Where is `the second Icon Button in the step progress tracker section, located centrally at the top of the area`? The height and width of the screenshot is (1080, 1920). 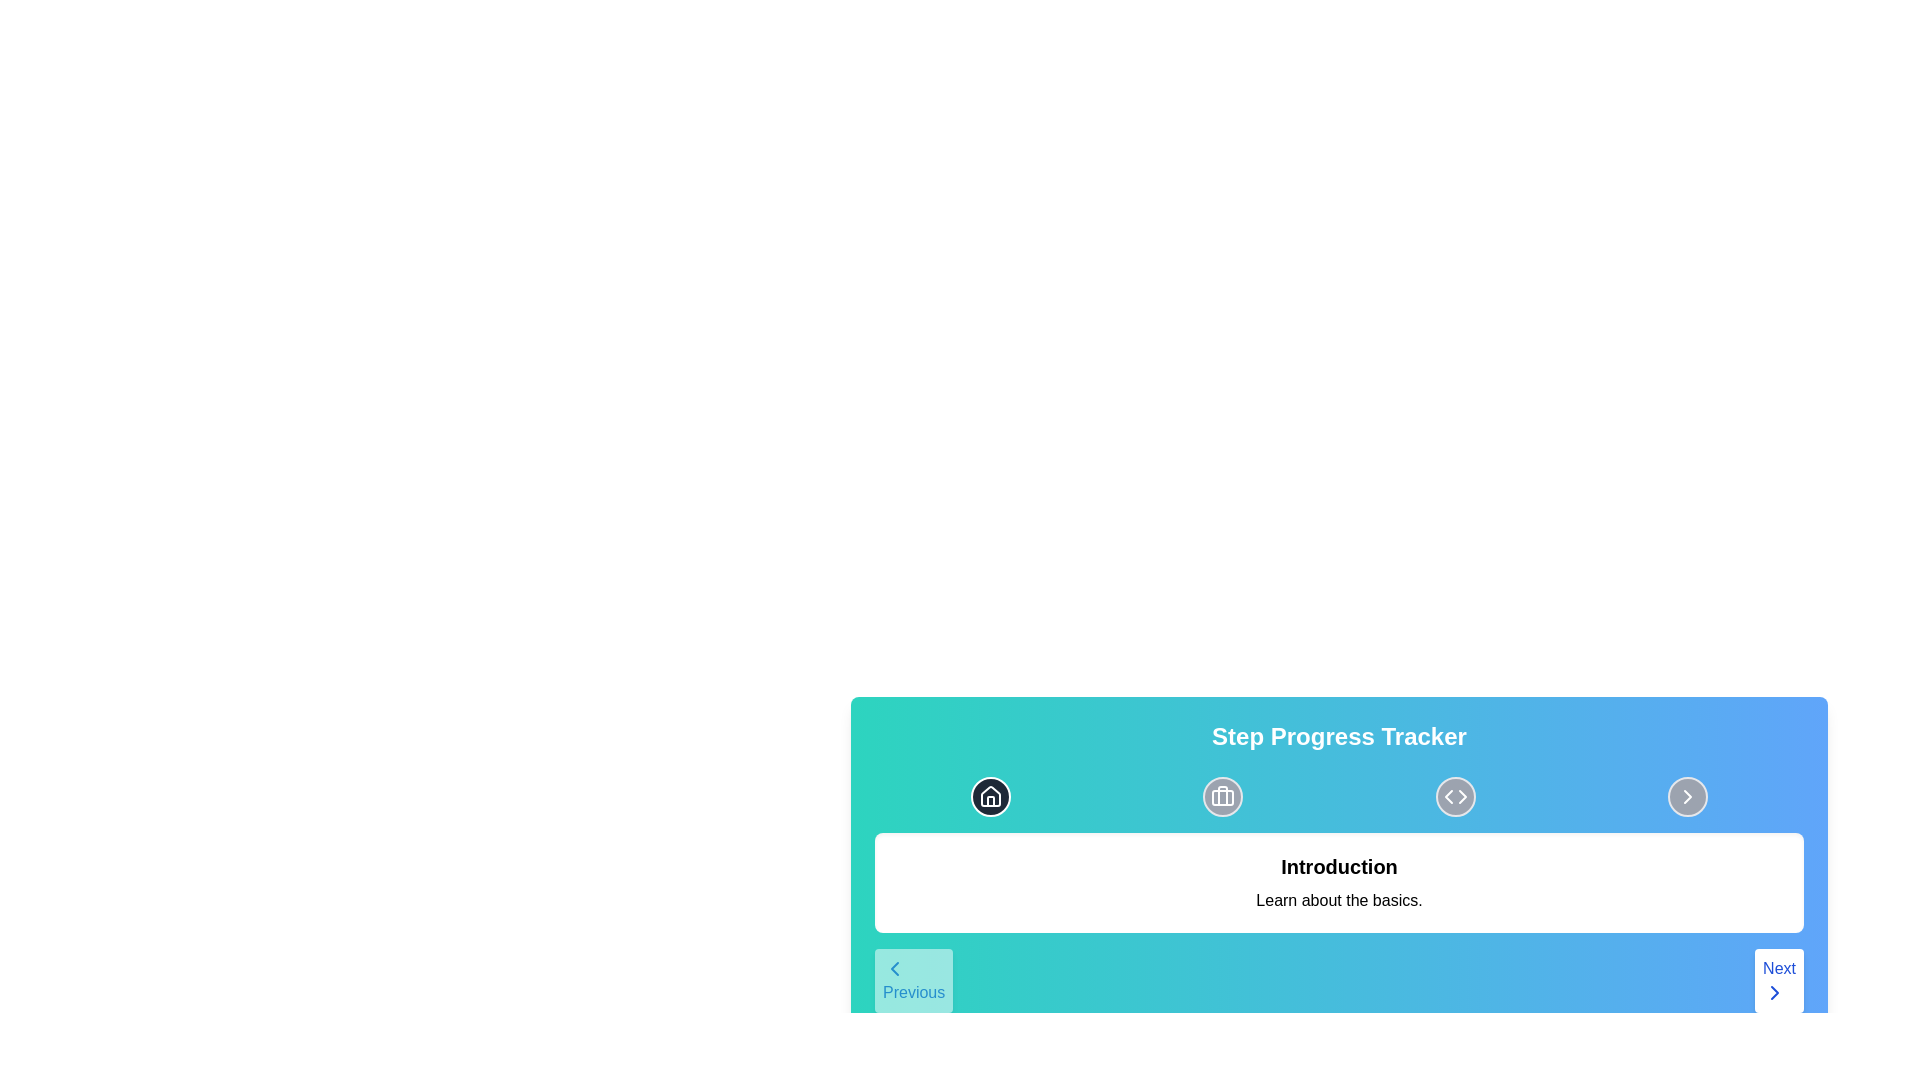 the second Icon Button in the step progress tracker section, located centrally at the top of the area is located at coordinates (1222, 796).